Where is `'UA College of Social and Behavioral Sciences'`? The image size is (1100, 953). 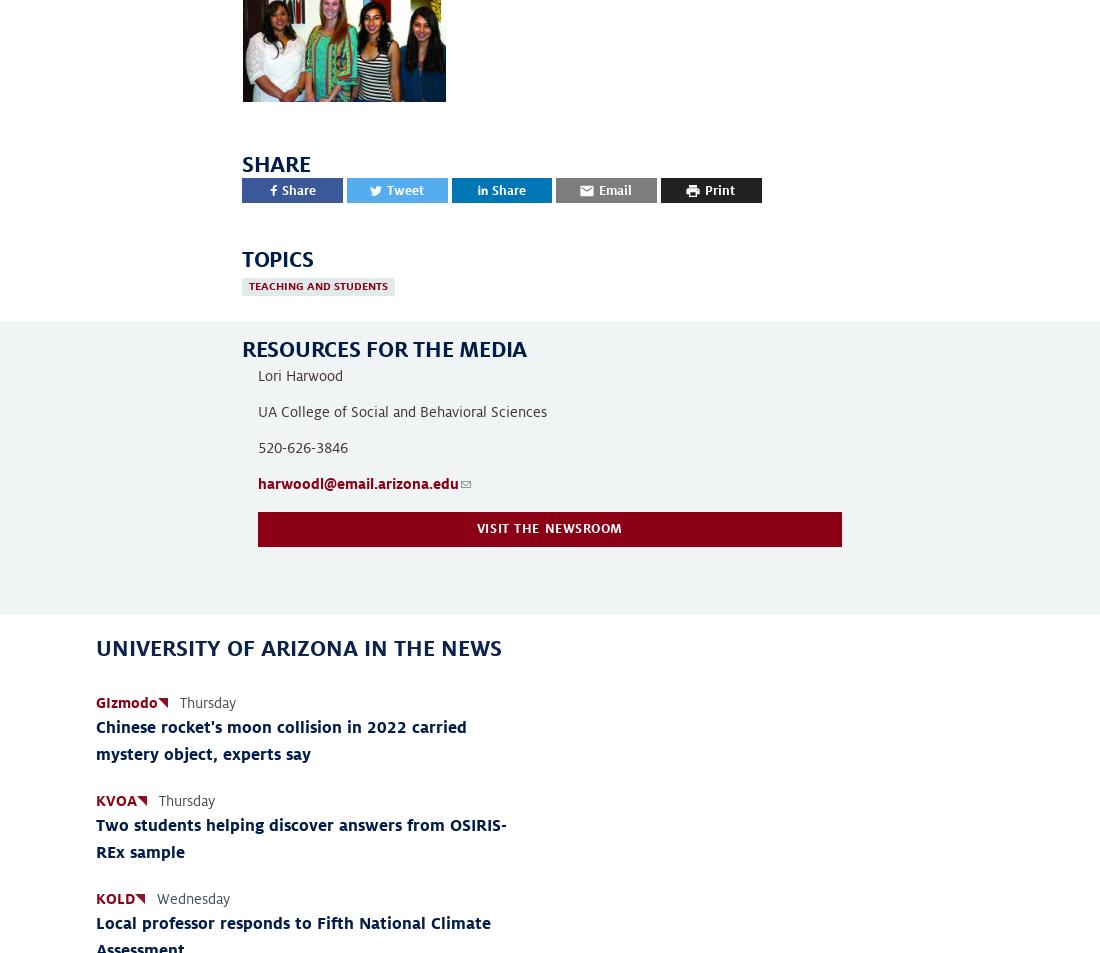
'UA College of Social and Behavioral Sciences' is located at coordinates (402, 410).